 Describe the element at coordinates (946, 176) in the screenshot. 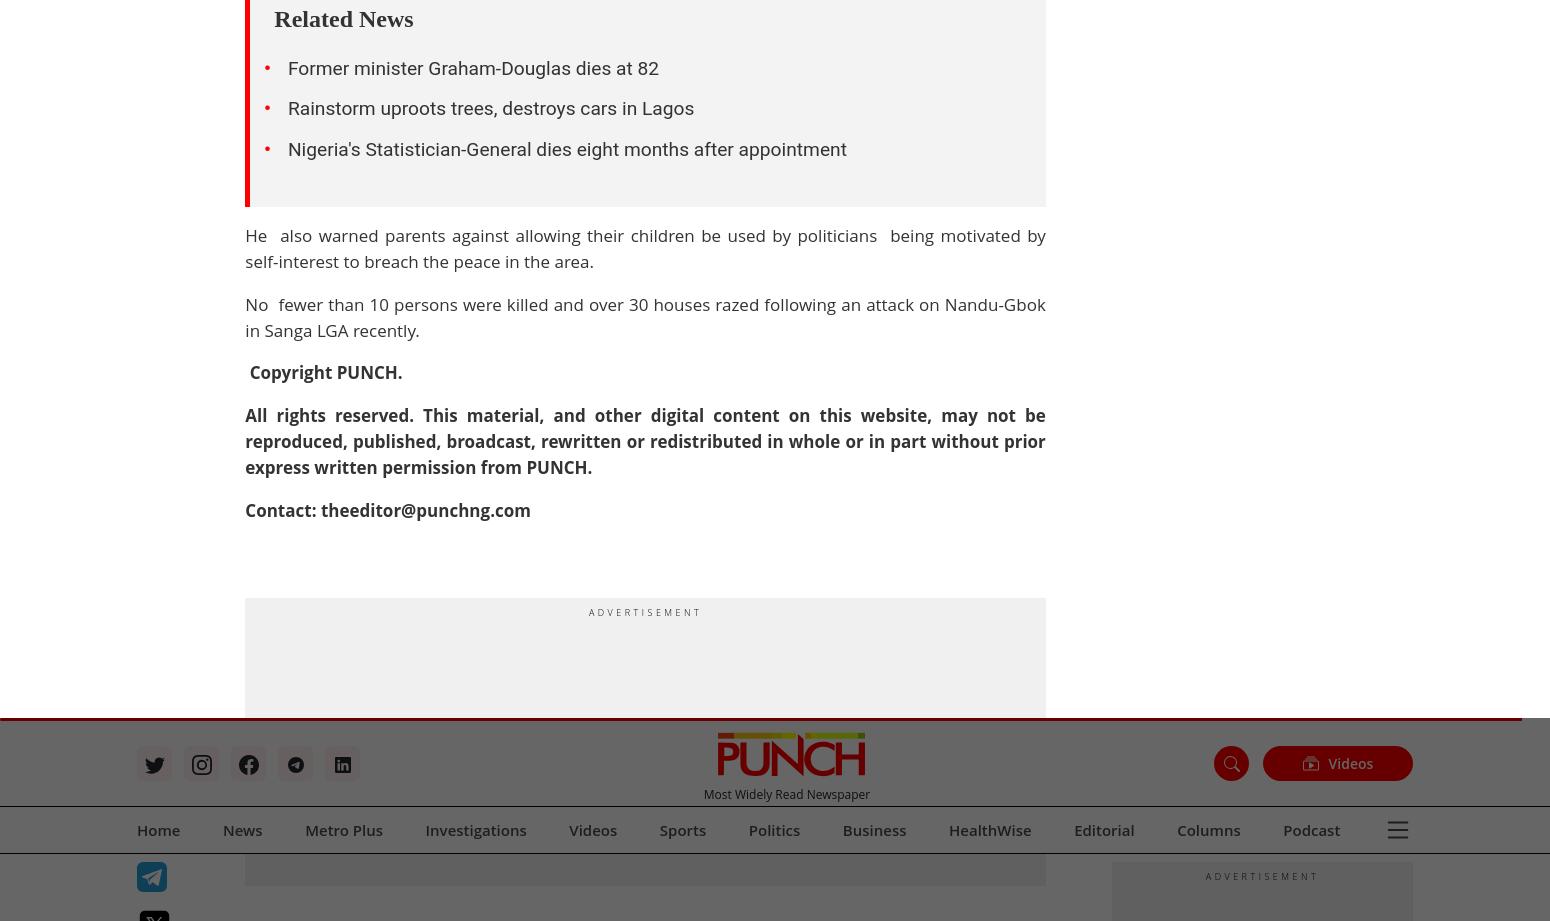

I see `'Contact'` at that location.